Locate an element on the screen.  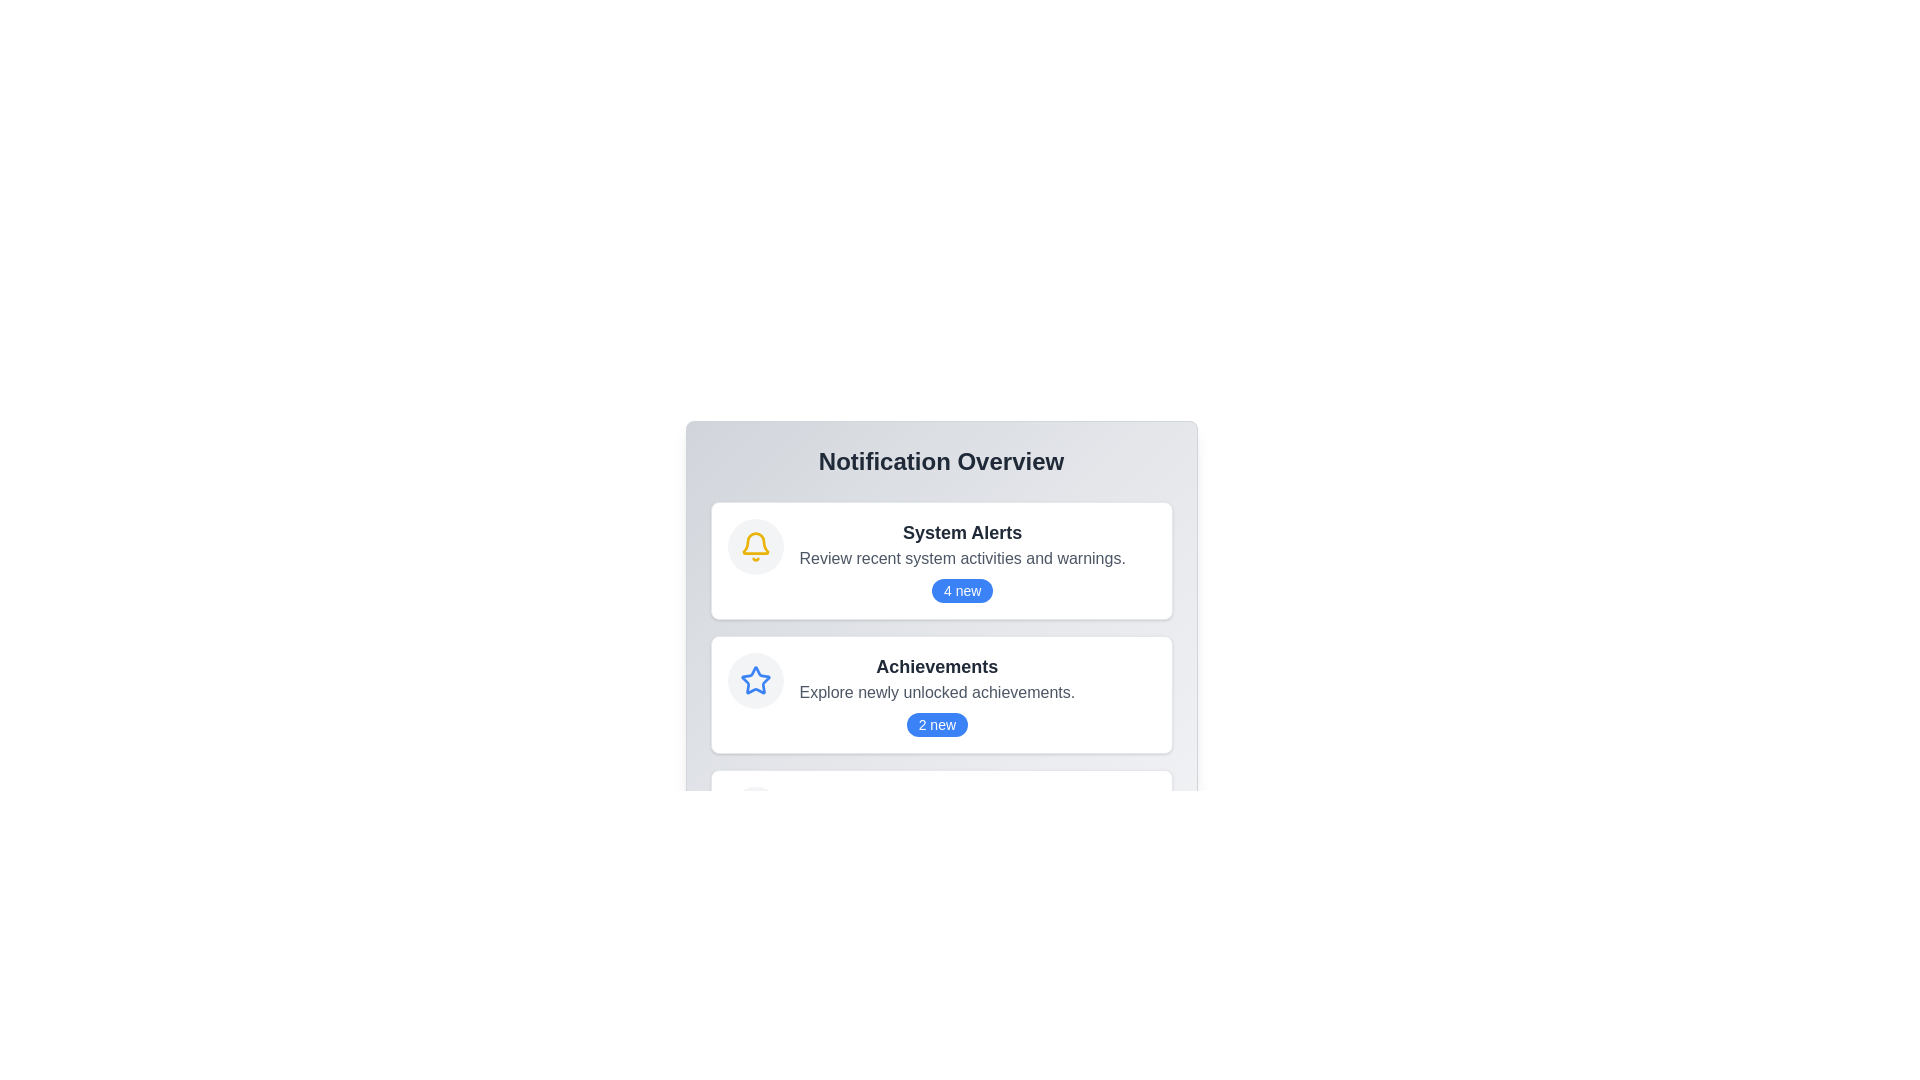
information displayed on the 'System Alerts' card, which is the first card in the stack, featuring a yellow bell icon, a bold heading, a subtitle, and a blue badge indicating '4 new' is located at coordinates (940, 560).